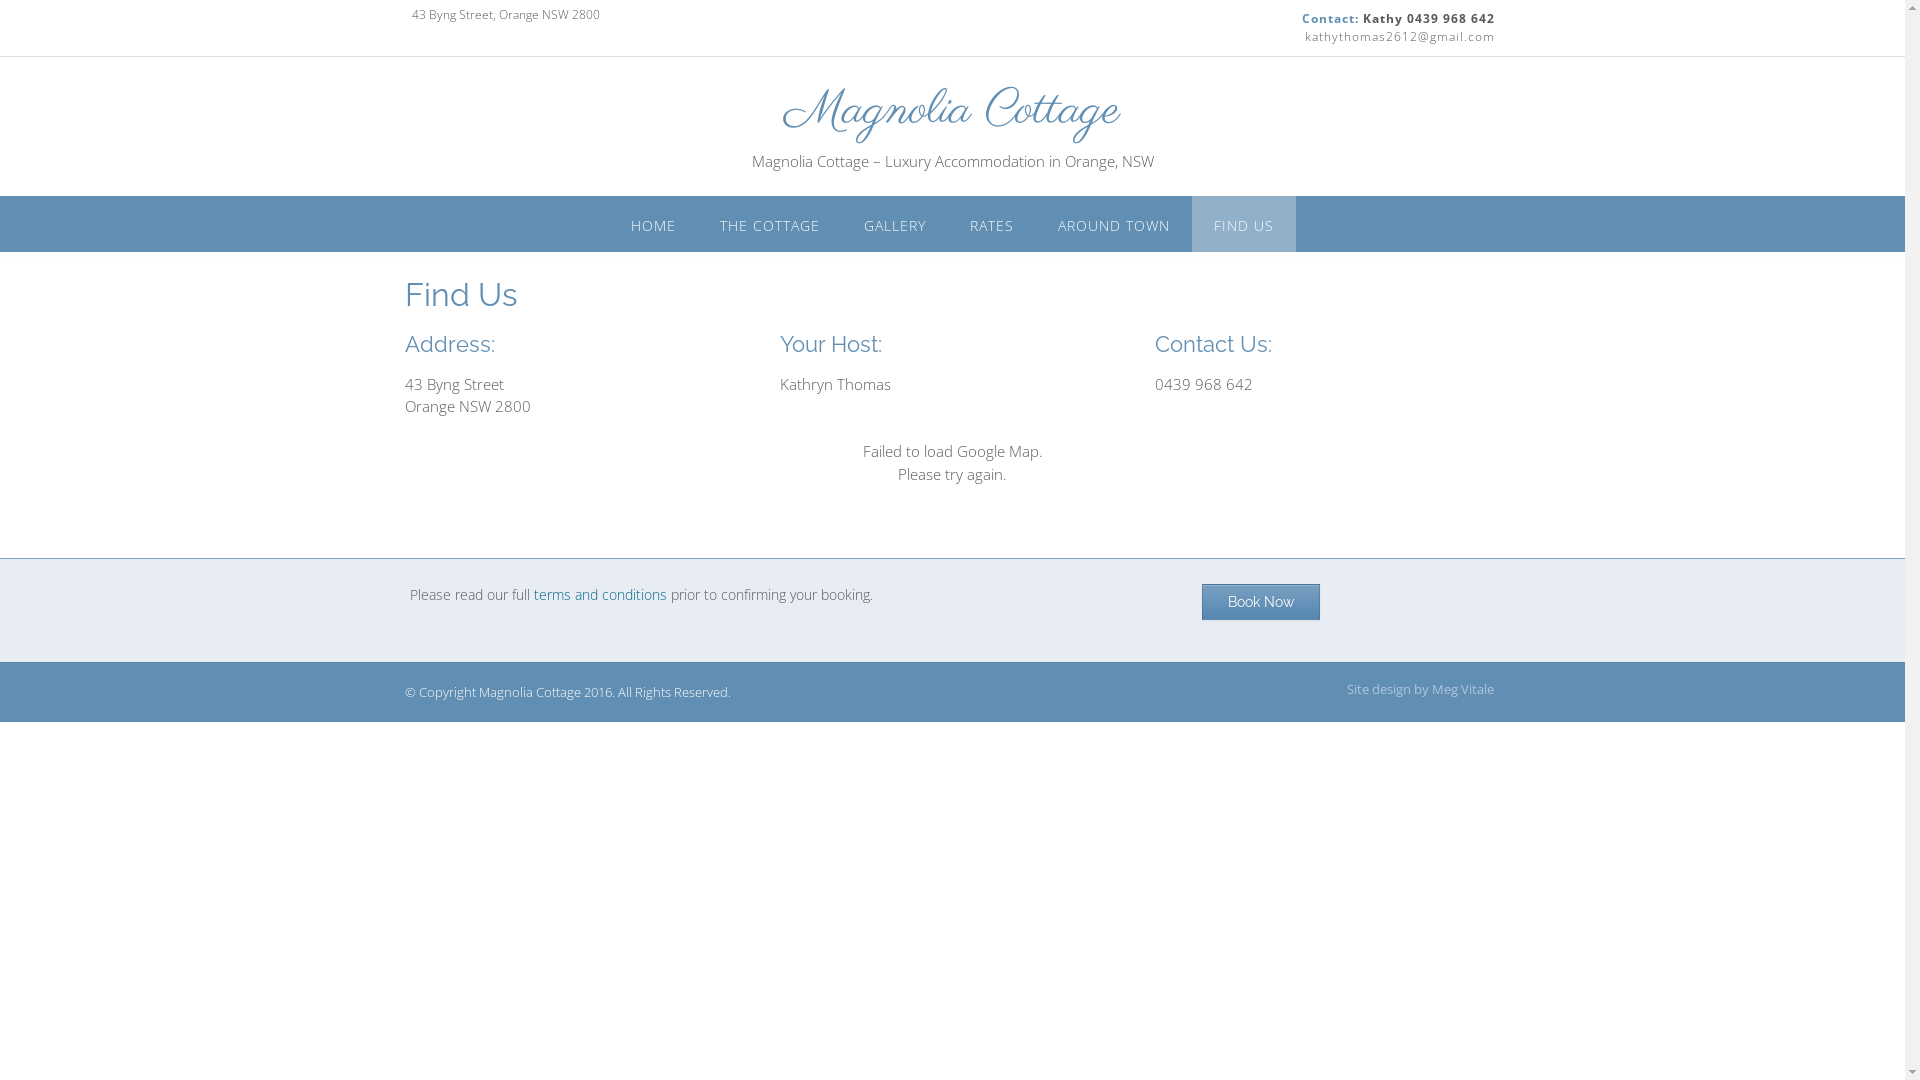 The width and height of the screenshot is (1920, 1080). Describe the element at coordinates (768, 223) in the screenshot. I see `'THE COTTAGE'` at that location.